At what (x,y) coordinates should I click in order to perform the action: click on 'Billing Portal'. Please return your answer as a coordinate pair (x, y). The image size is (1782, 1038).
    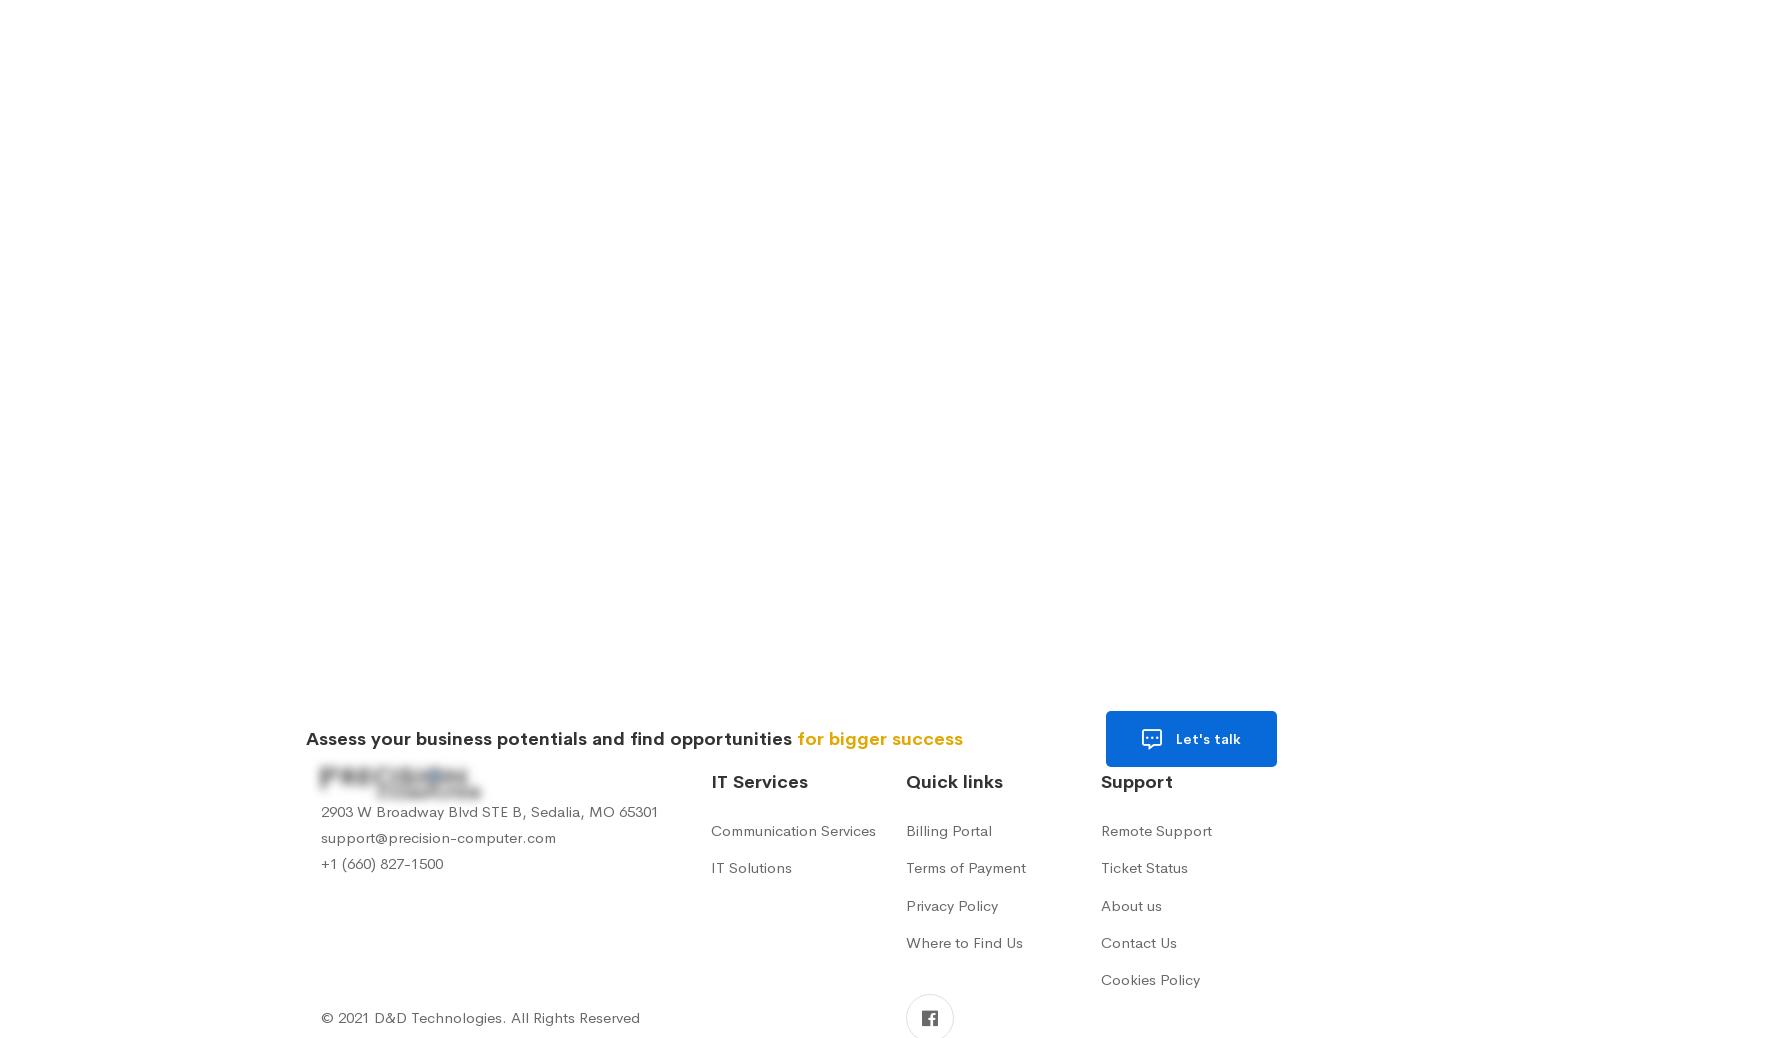
    Looking at the image, I should click on (905, 830).